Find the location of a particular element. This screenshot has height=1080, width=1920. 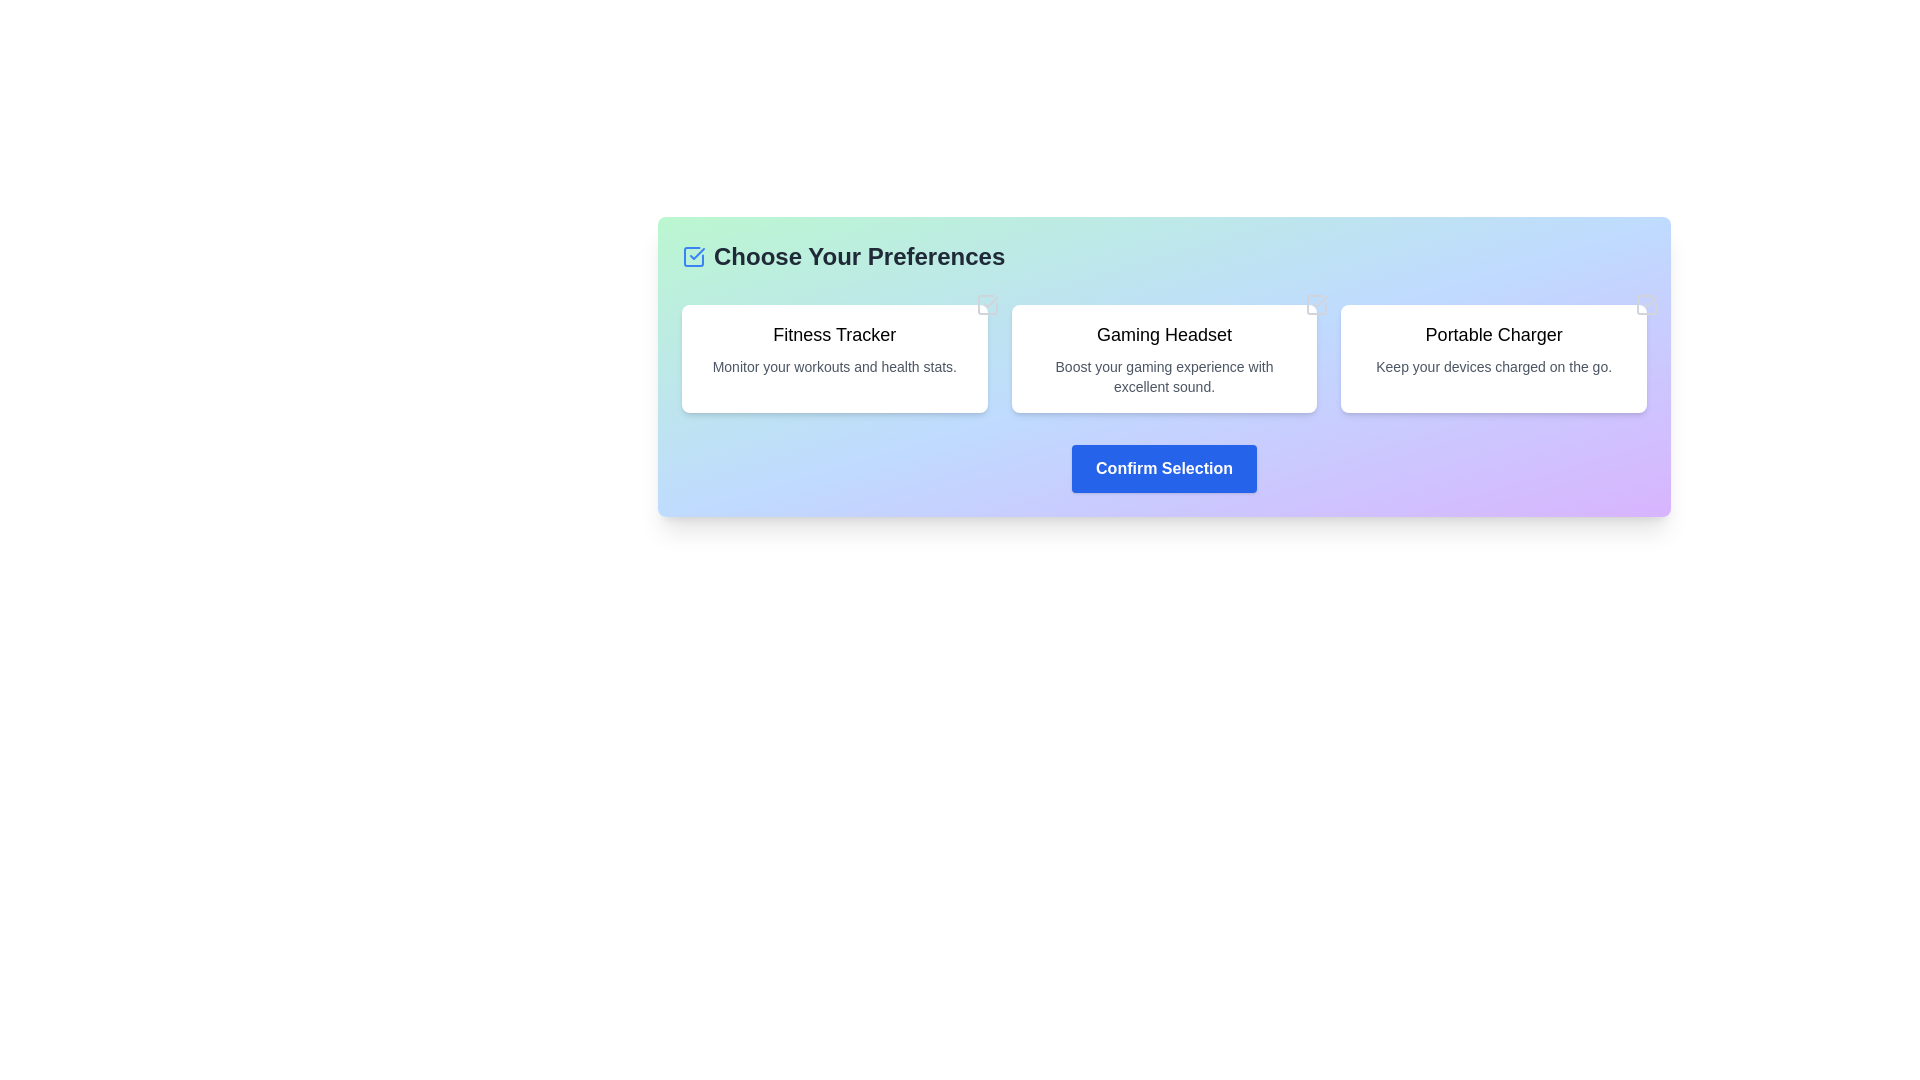

the text 'Gaming Headset' which is styled with a bold font, located at the top part of a card with a white background is located at coordinates (1164, 334).